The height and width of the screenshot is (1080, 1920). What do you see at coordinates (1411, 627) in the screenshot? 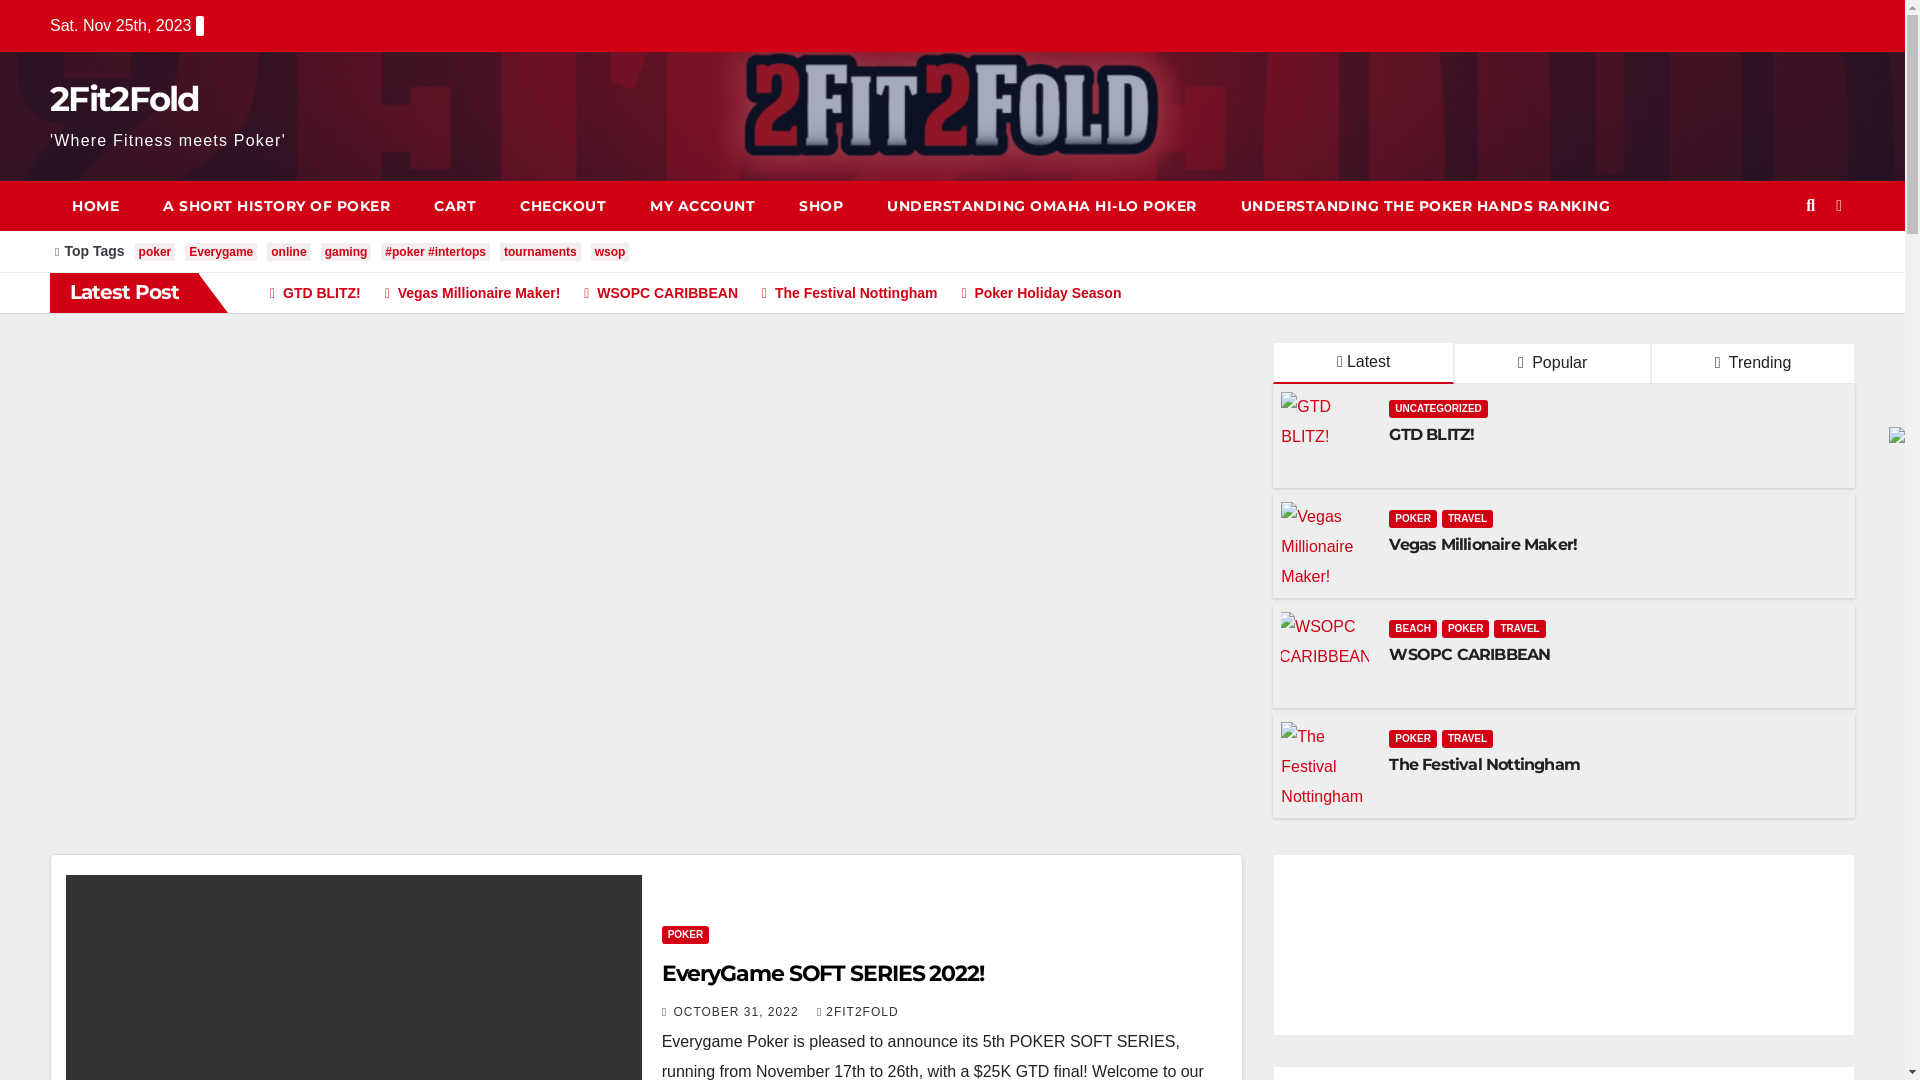
I see `'BEACH'` at bounding box center [1411, 627].